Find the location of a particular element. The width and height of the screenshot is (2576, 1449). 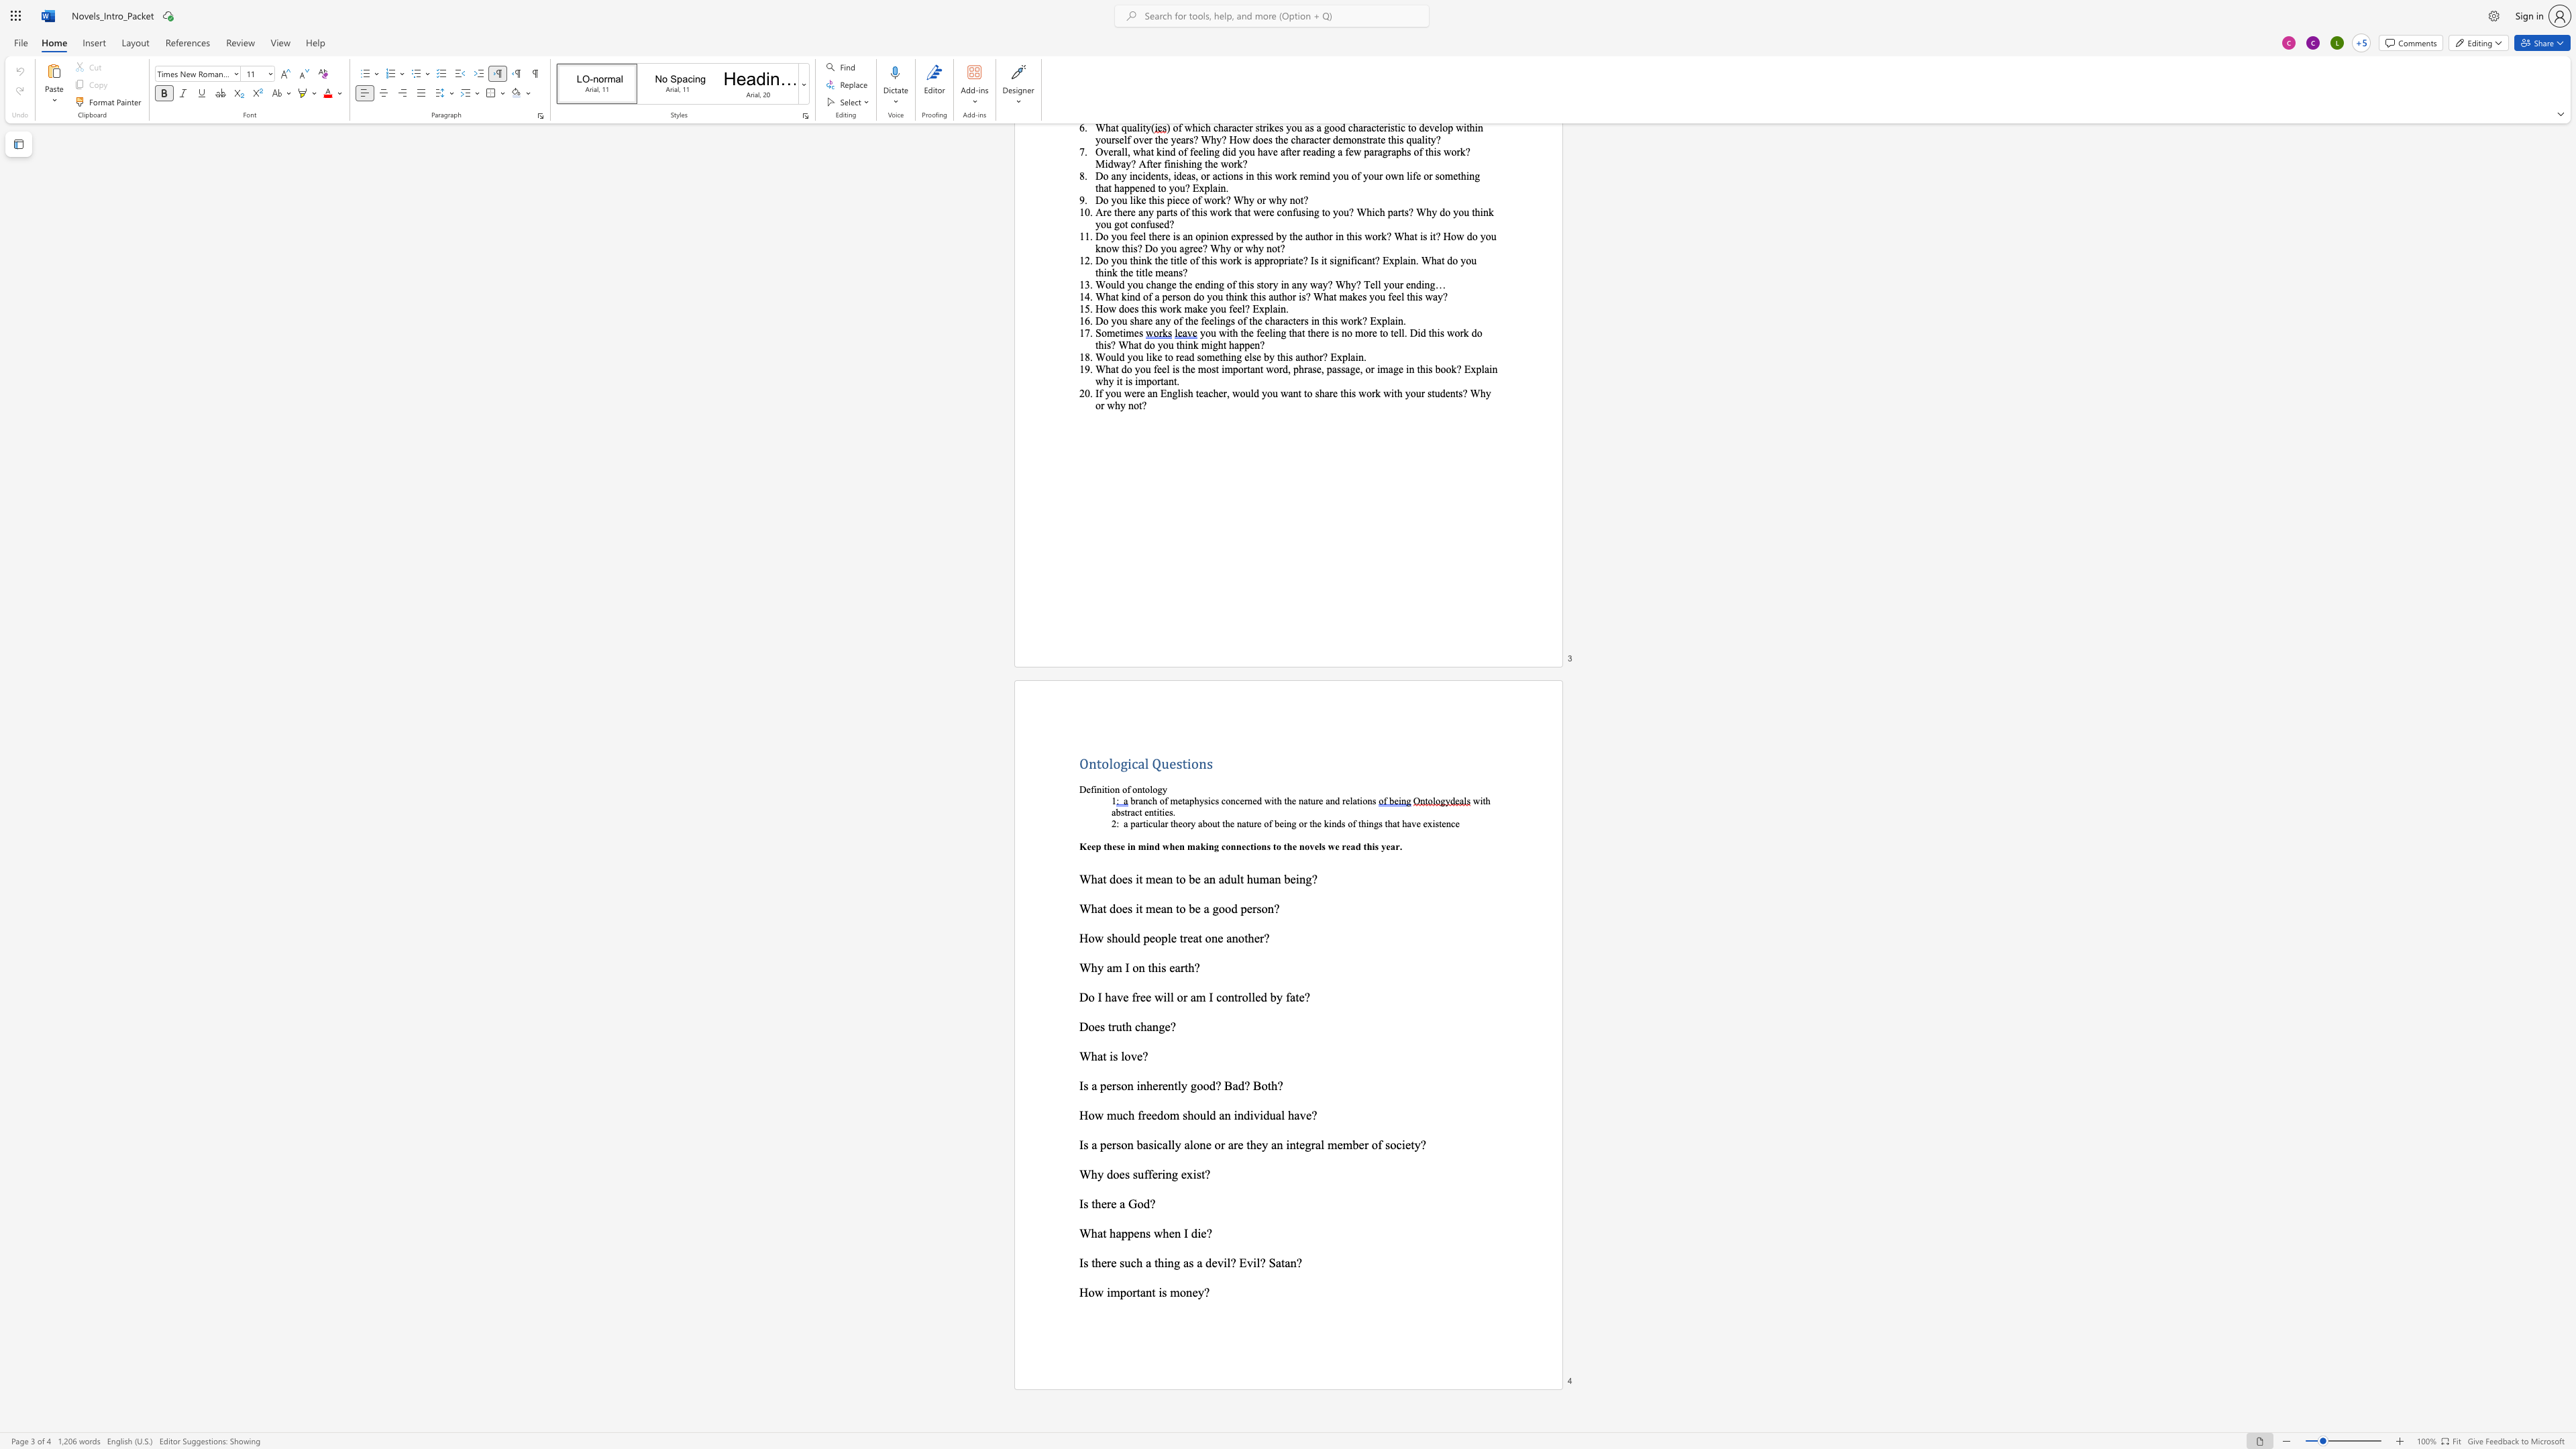

the 1th character "p" in the text is located at coordinates (1145, 937).